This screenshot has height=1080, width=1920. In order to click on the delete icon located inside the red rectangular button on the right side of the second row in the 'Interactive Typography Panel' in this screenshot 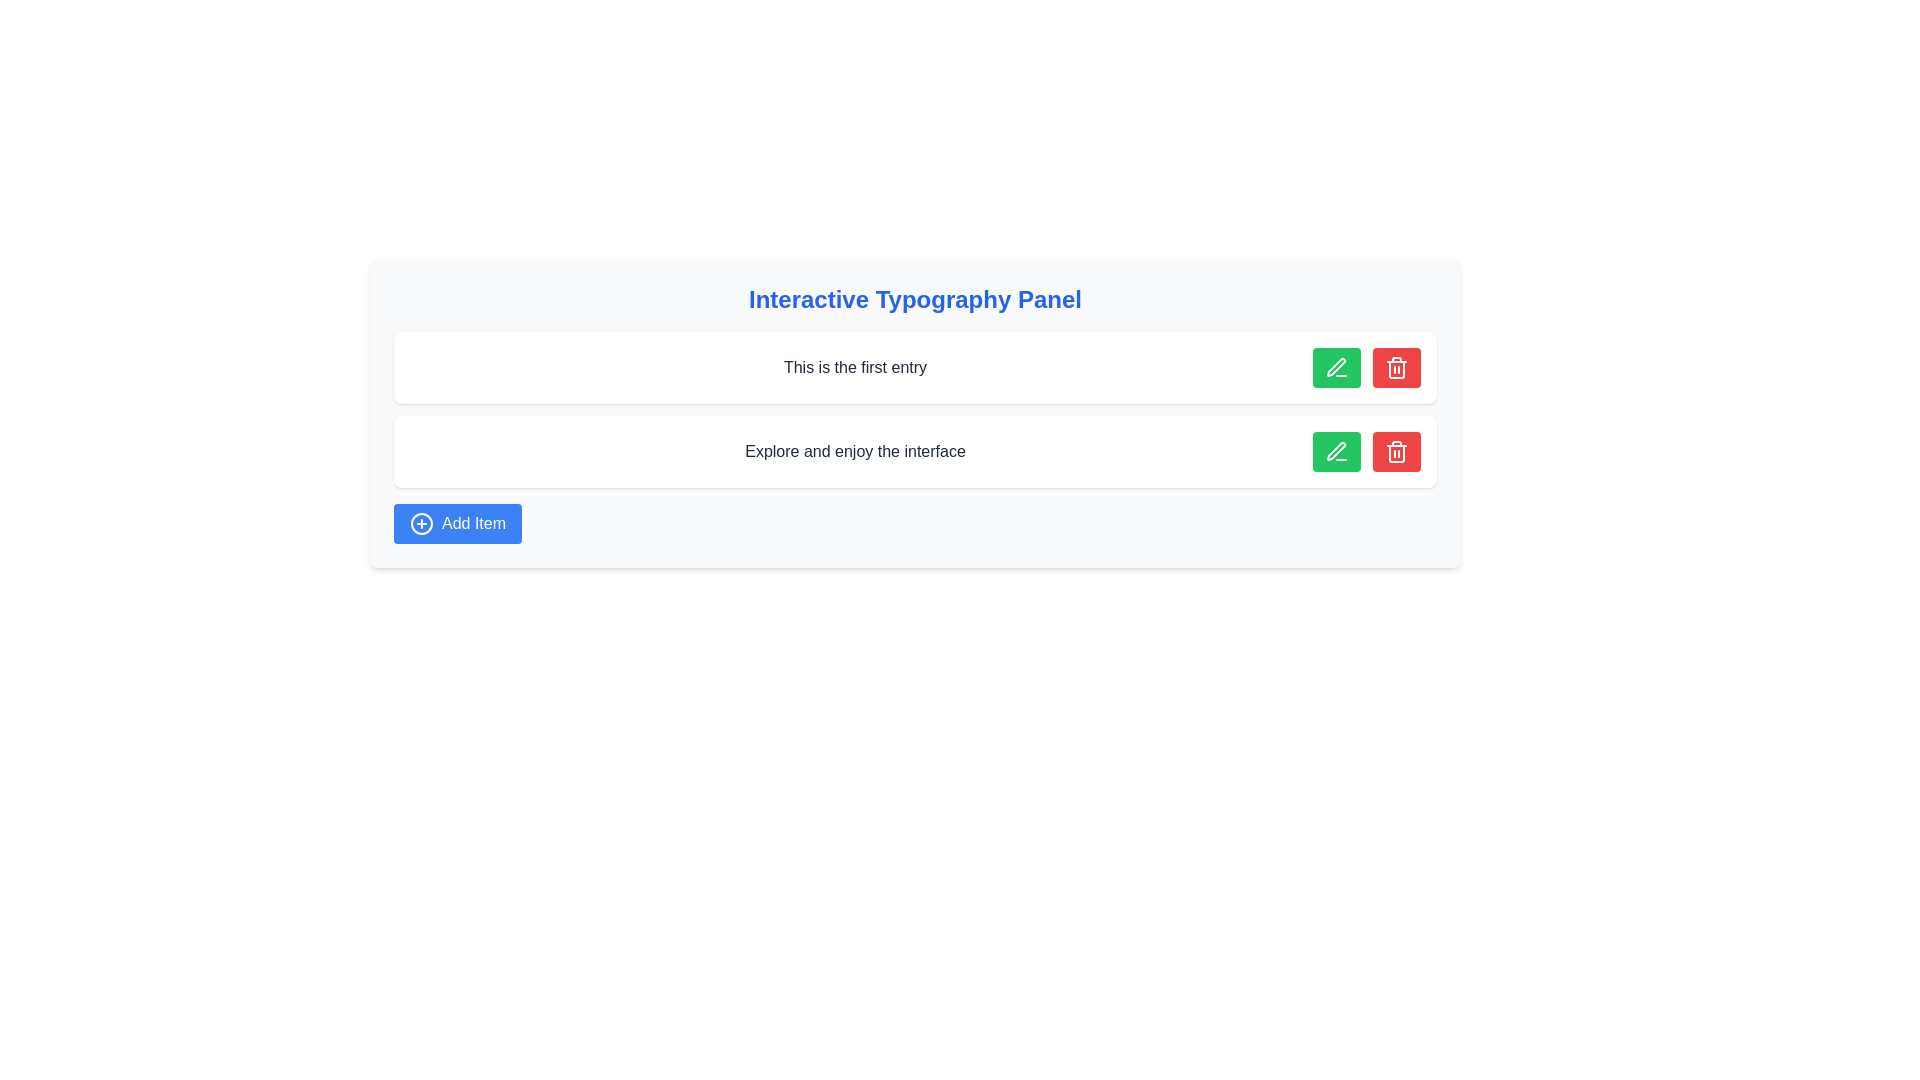, I will do `click(1395, 367)`.